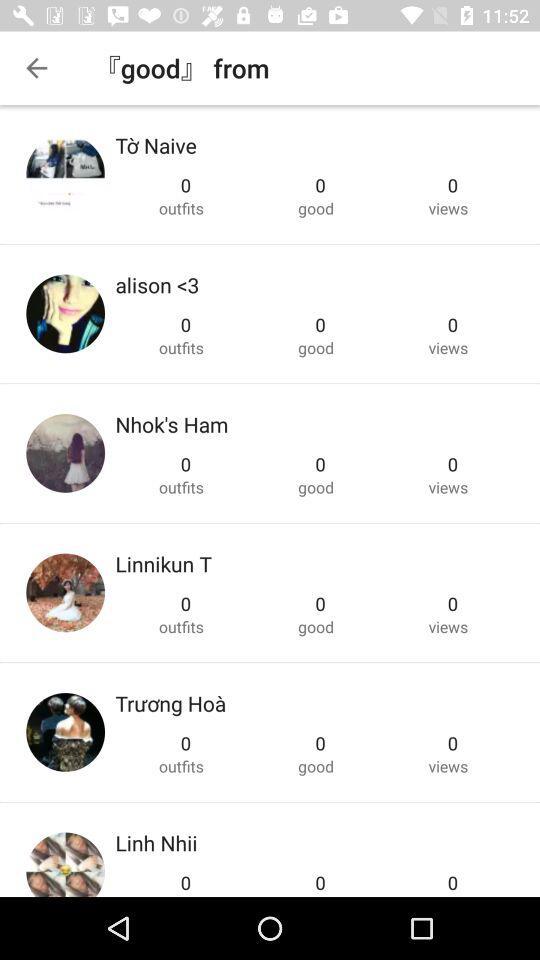 This screenshot has width=540, height=960. Describe the element at coordinates (156, 284) in the screenshot. I see `icon below outfits` at that location.